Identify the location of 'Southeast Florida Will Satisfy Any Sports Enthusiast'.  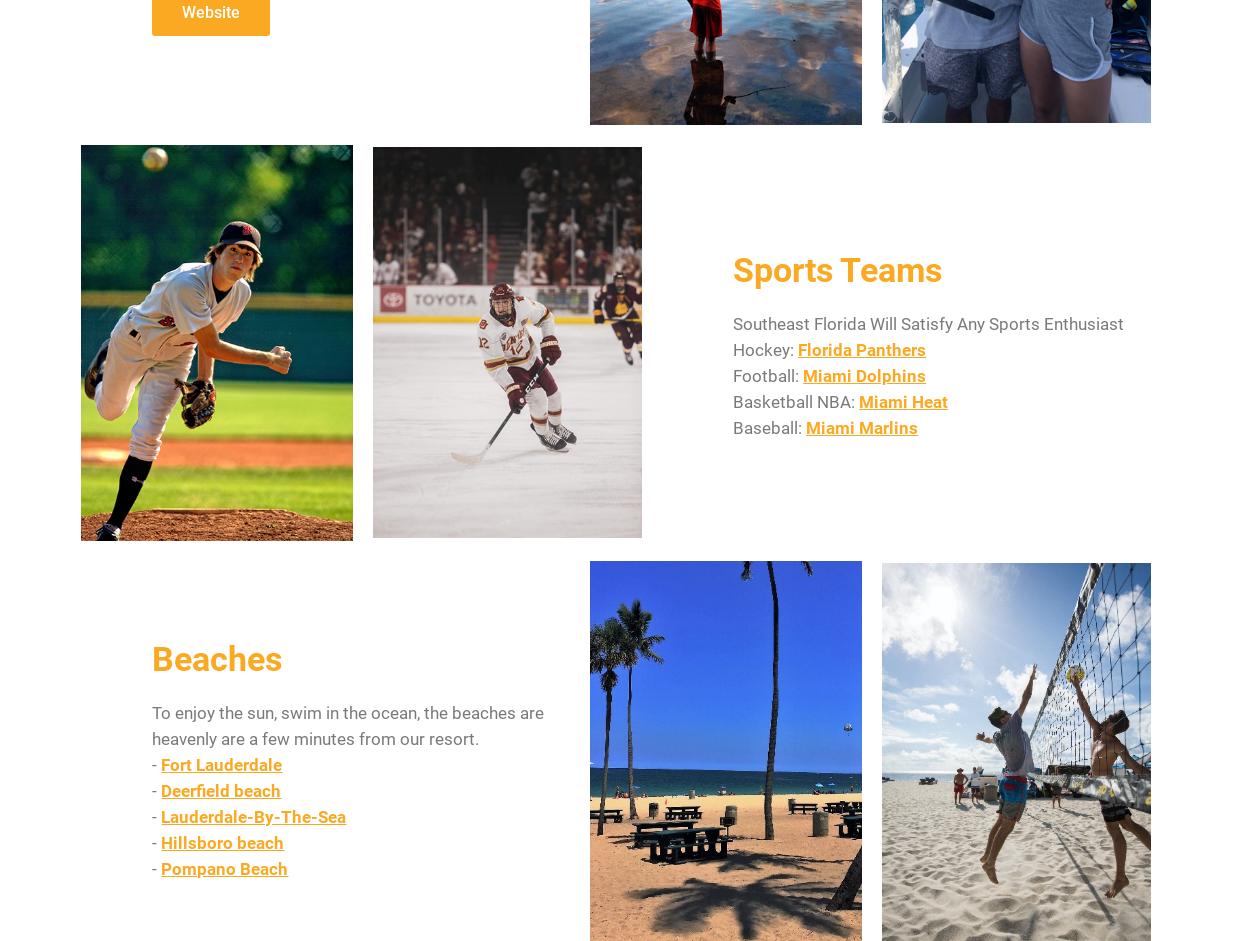
(927, 322).